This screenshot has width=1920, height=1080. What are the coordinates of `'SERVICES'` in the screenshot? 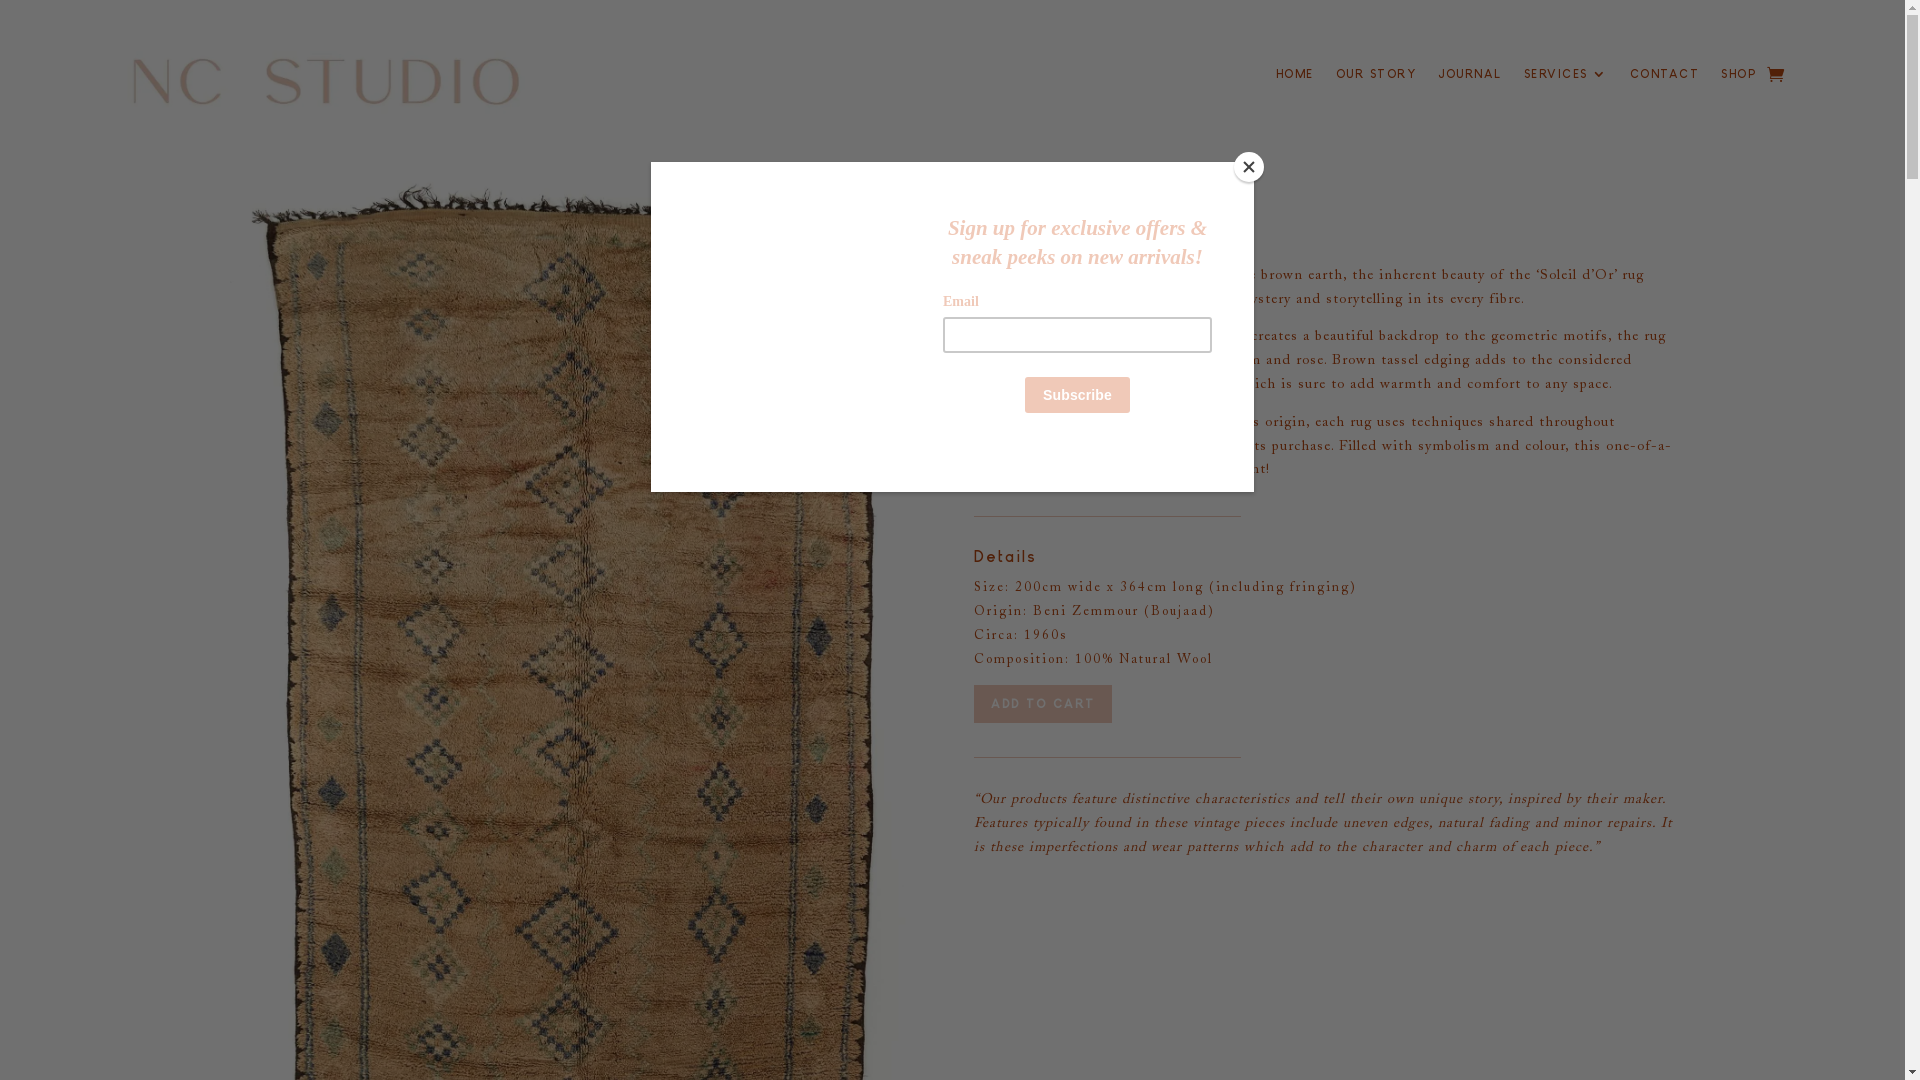 It's located at (1564, 76).